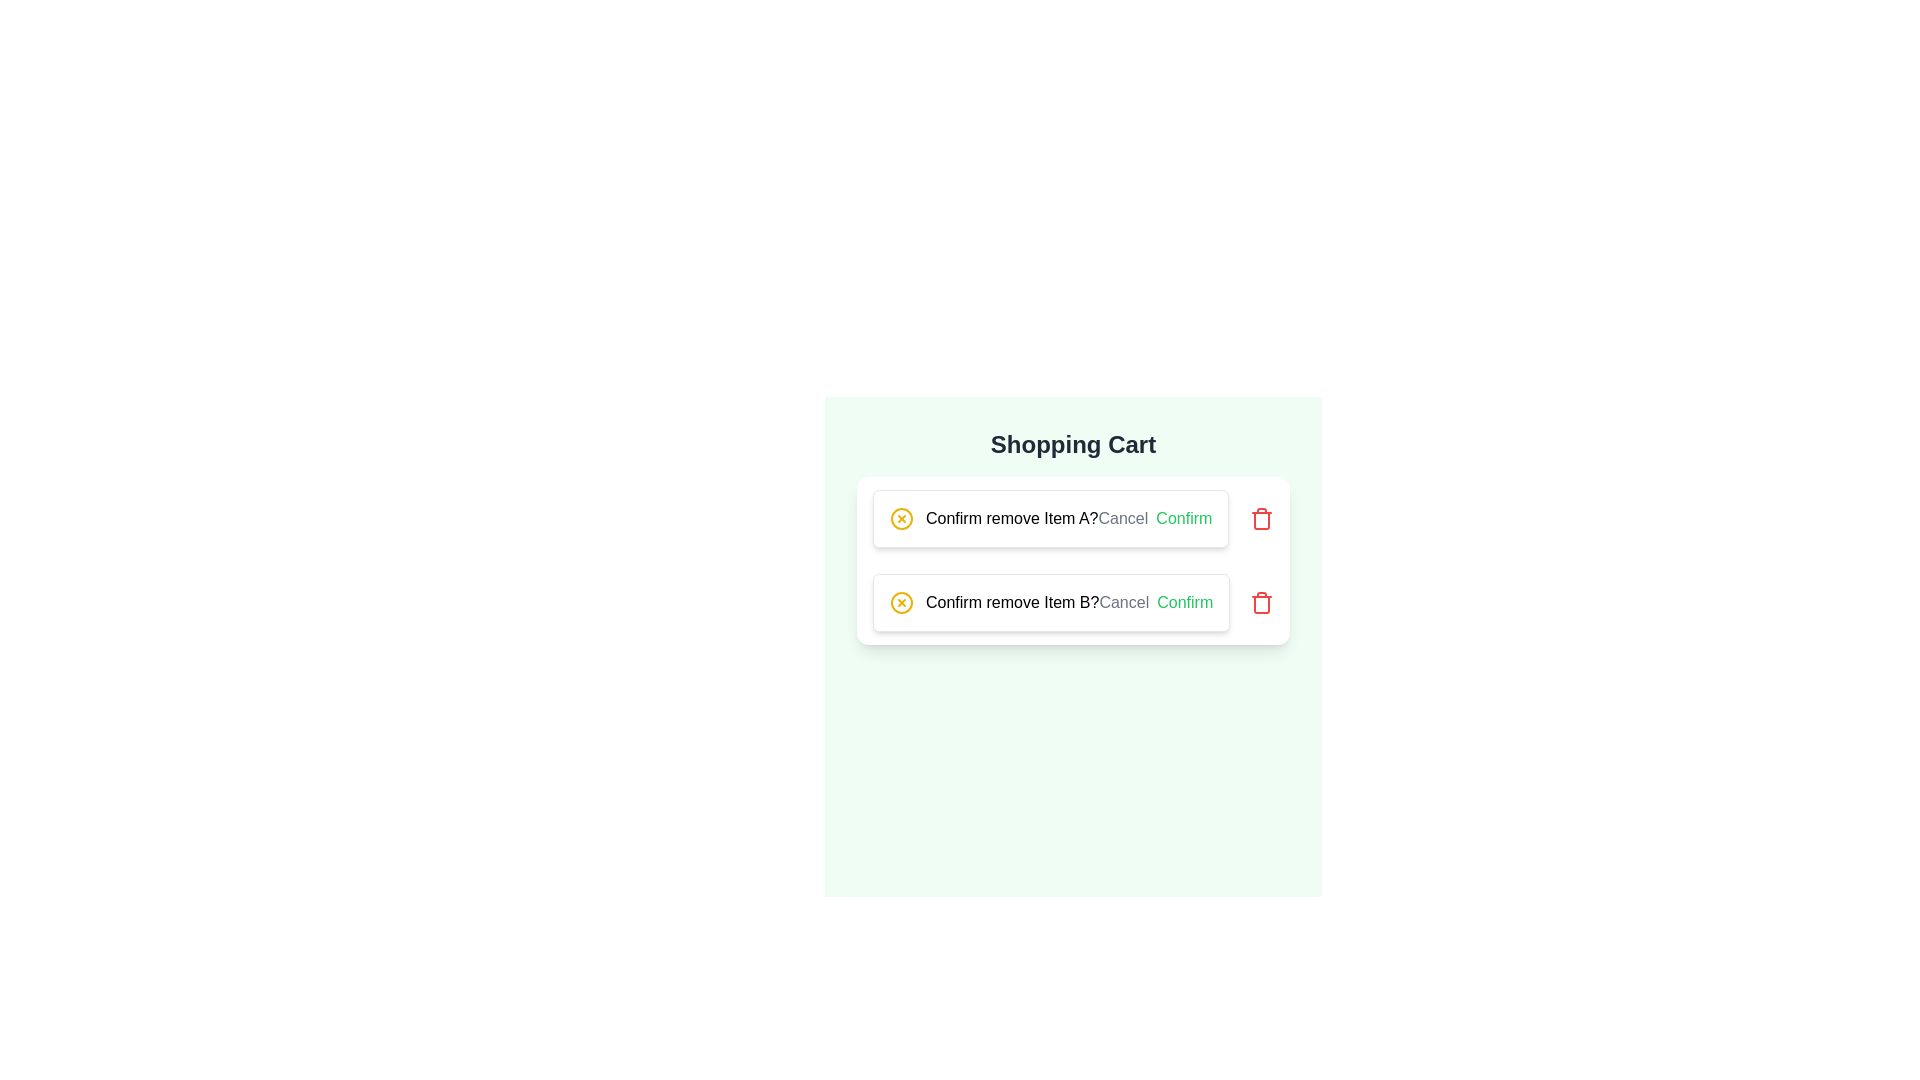 The image size is (1920, 1080). What do you see at coordinates (901, 518) in the screenshot?
I see `the warning icon located on the far left side of the dialog box containing the text 'Confirm remove Item A?'. This icon serves as a visual indicator for confirming or canceling the action` at bounding box center [901, 518].